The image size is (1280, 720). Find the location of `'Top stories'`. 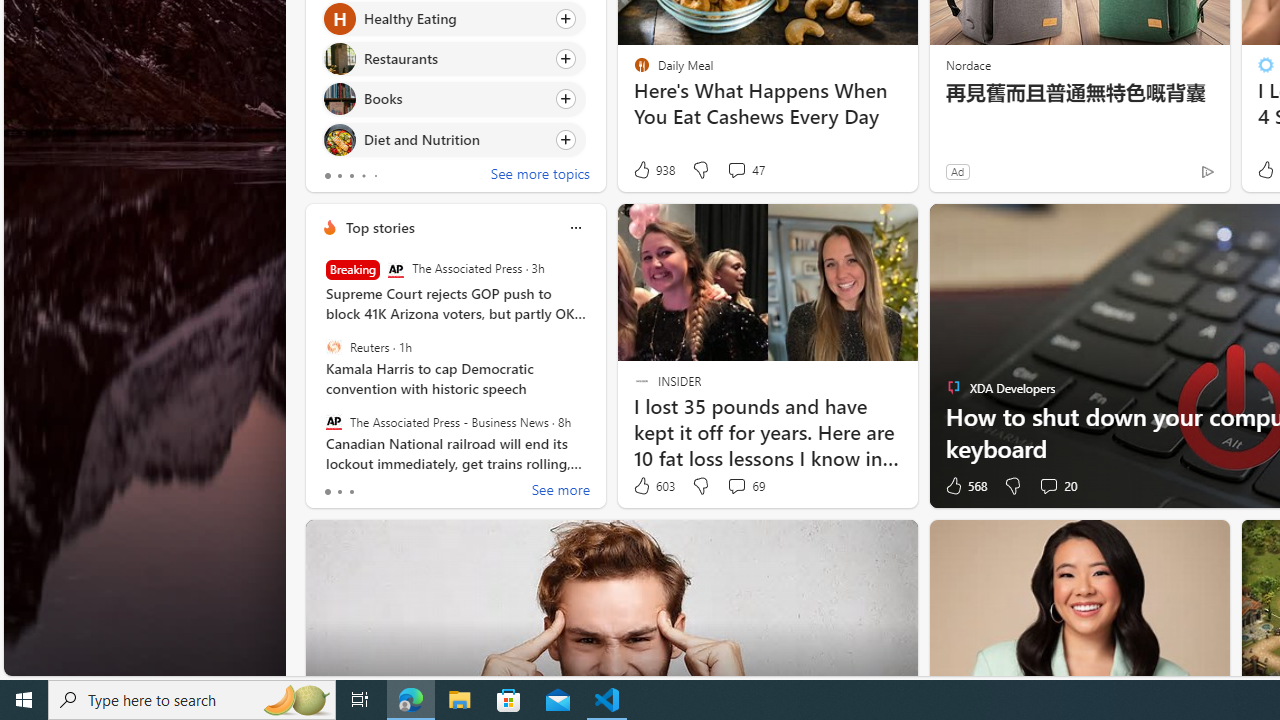

'Top stories' is located at coordinates (380, 226).